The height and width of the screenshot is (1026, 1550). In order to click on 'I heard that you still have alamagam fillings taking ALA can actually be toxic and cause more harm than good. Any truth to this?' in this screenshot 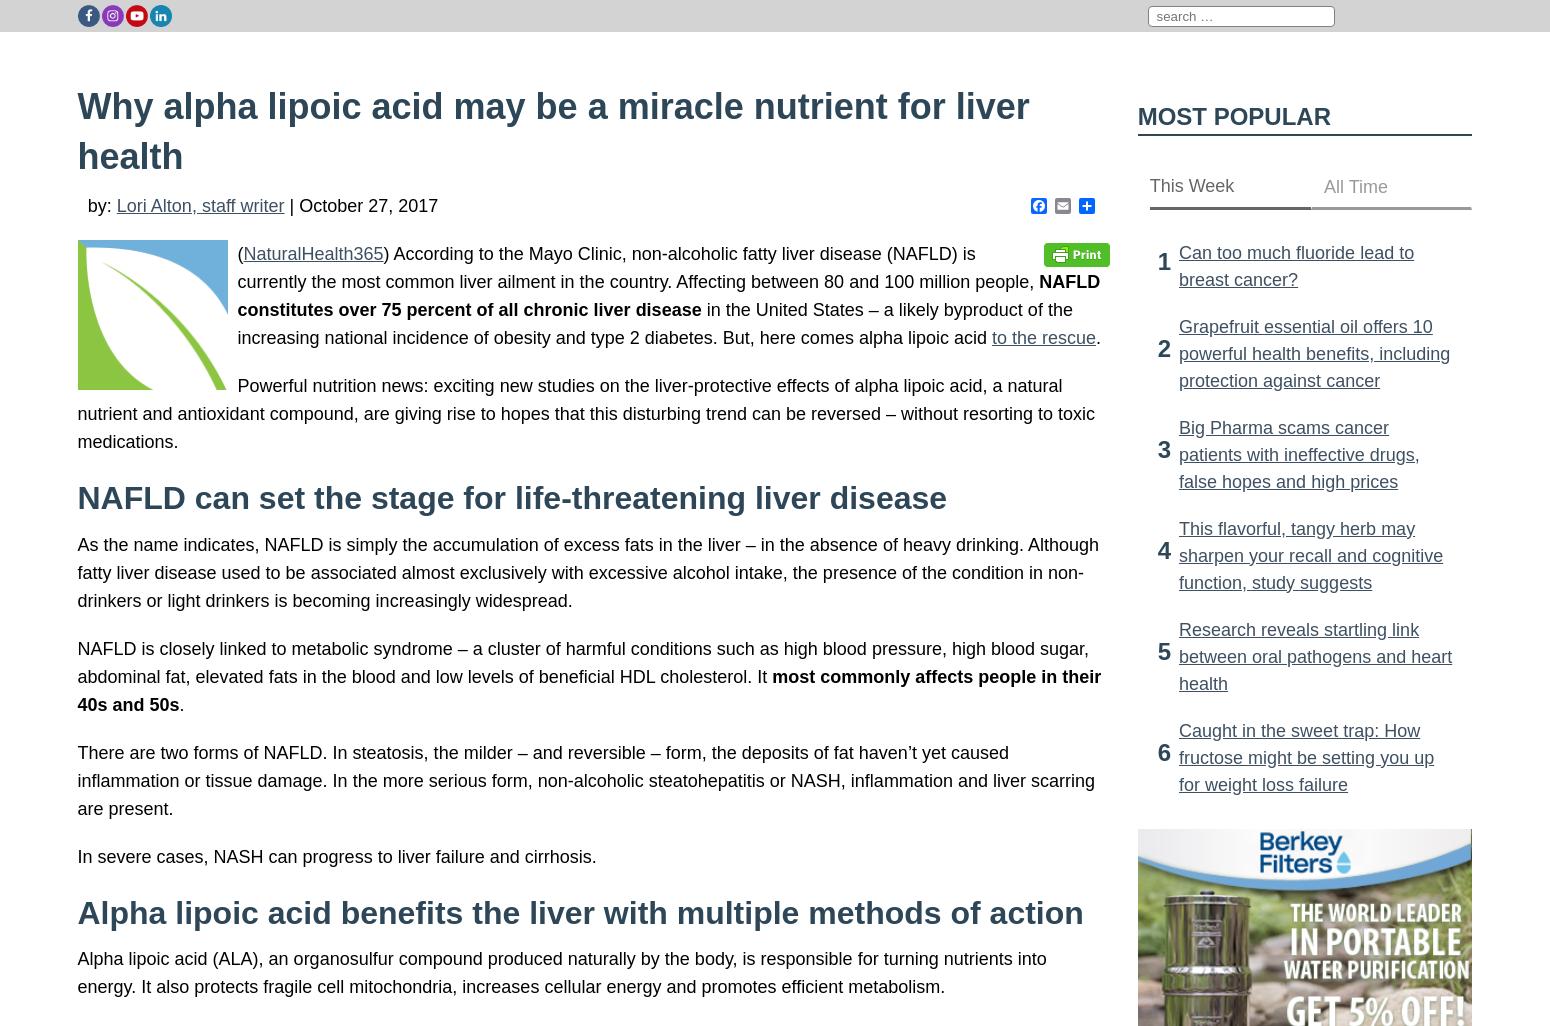, I will do `click(613, 609)`.